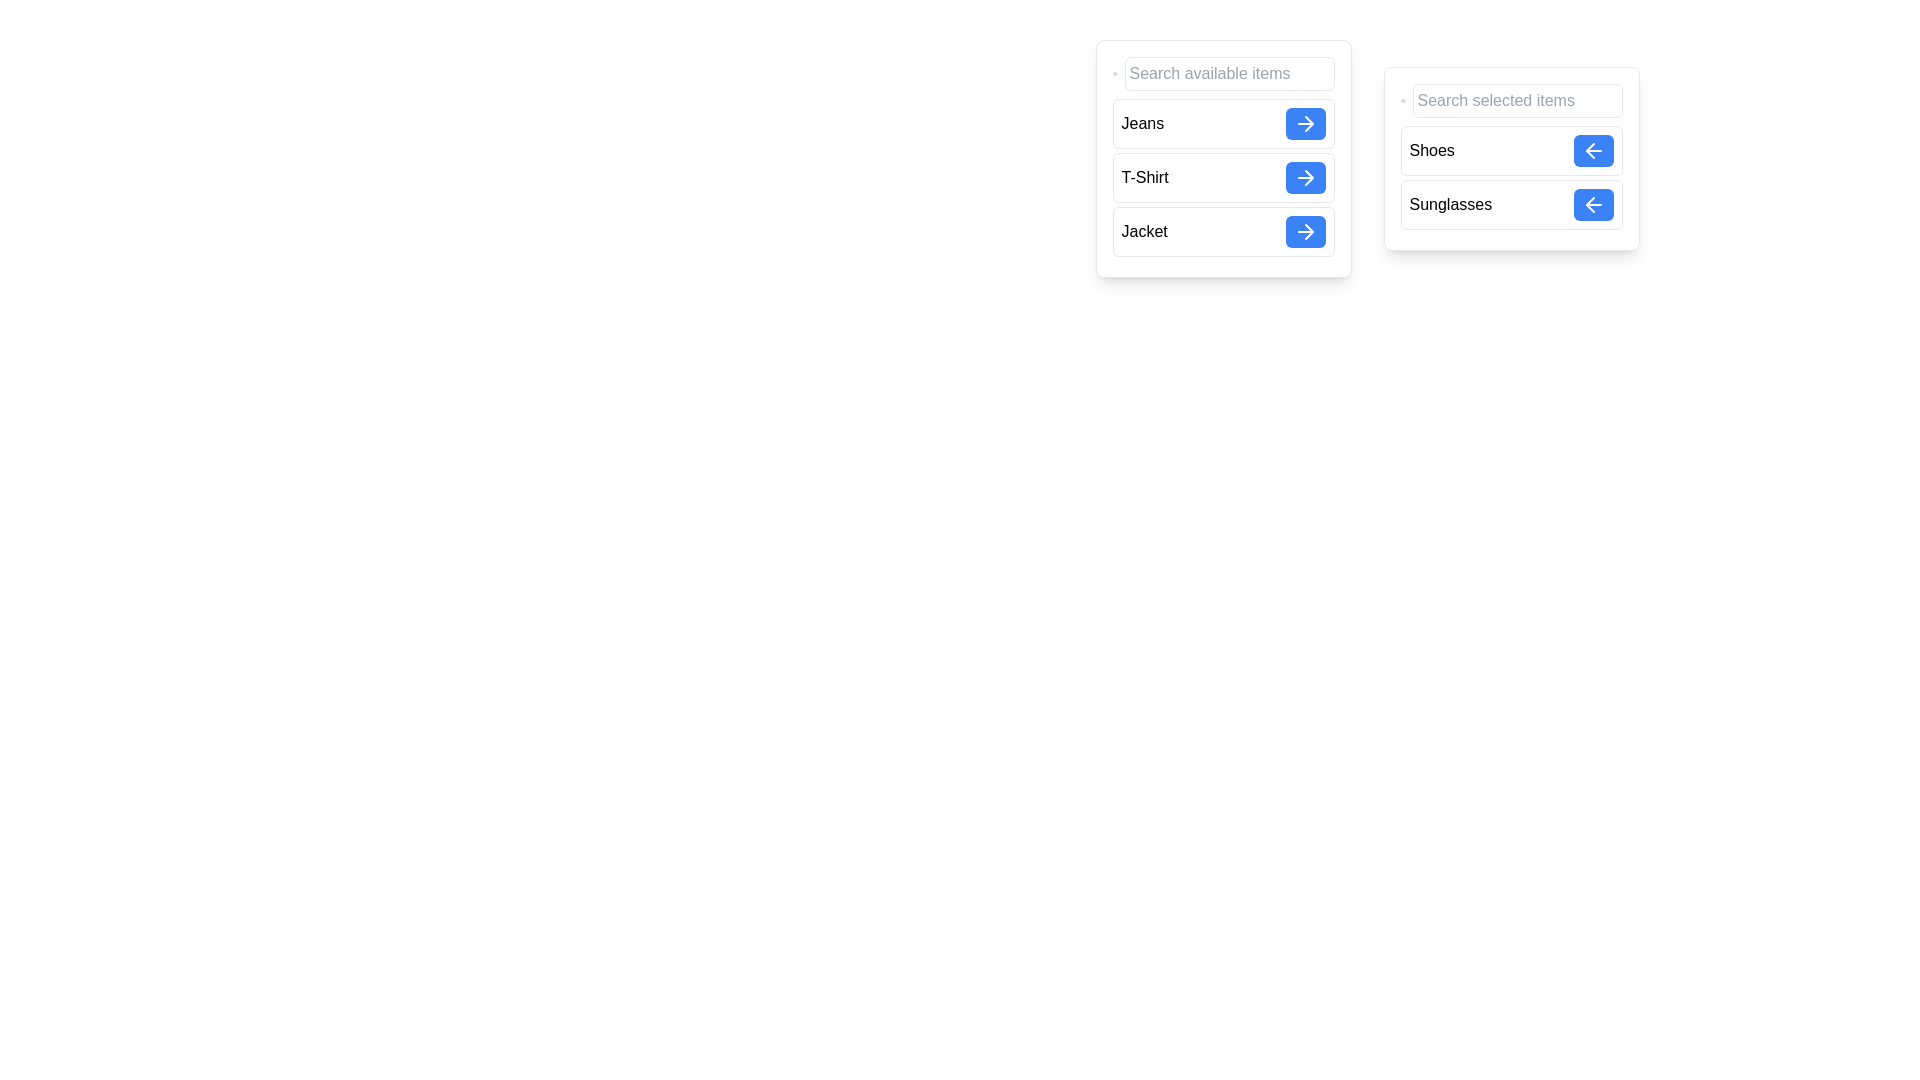 The width and height of the screenshot is (1920, 1080). What do you see at coordinates (1228, 72) in the screenshot?
I see `the text input box with placeholder 'Search available items'` at bounding box center [1228, 72].